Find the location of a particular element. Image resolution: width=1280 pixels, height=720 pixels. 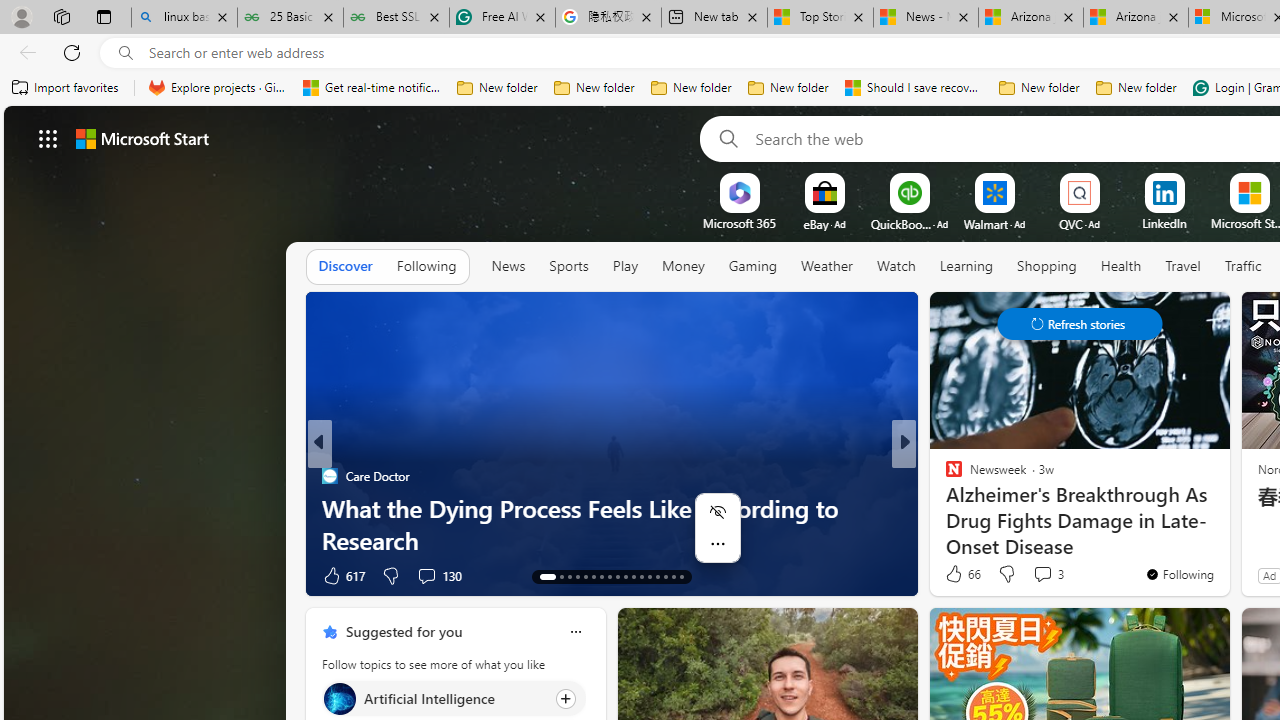

'34 Like' is located at coordinates (955, 575).